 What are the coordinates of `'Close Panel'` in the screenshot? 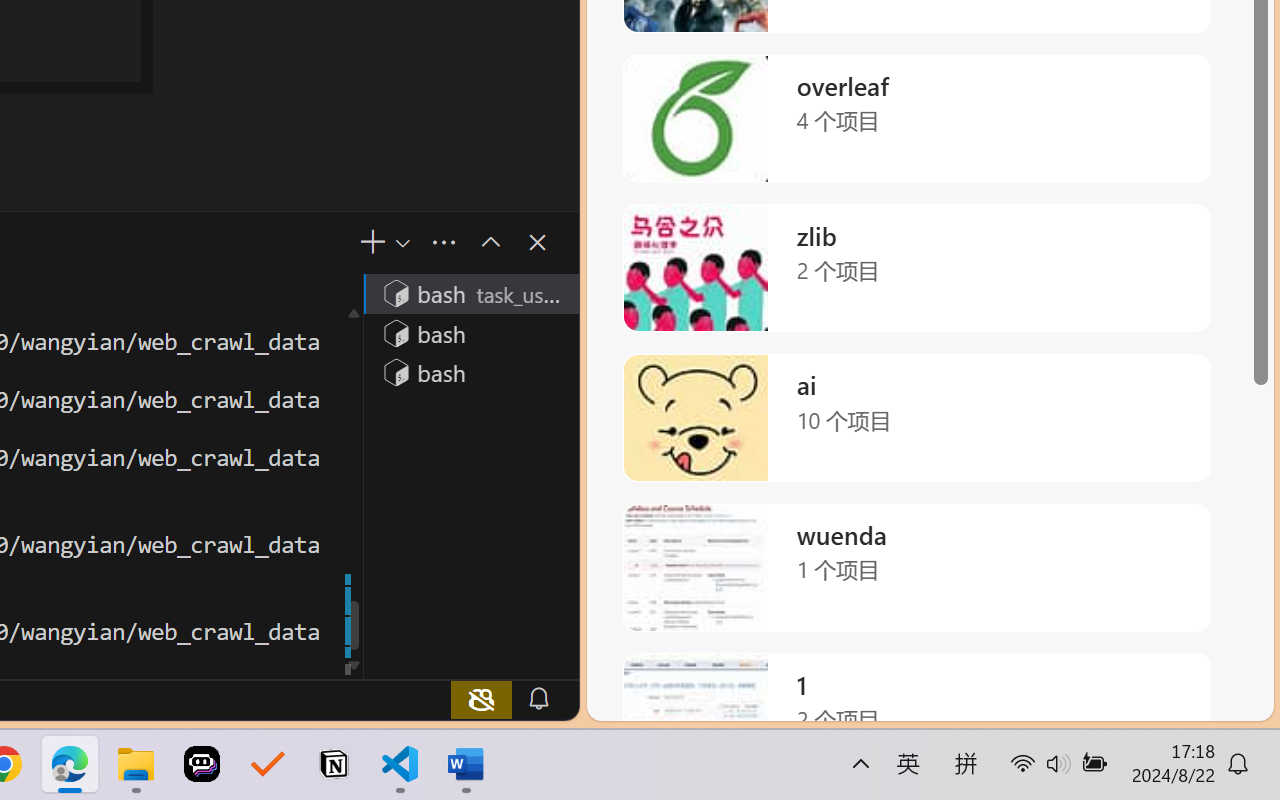 It's located at (536, 241).